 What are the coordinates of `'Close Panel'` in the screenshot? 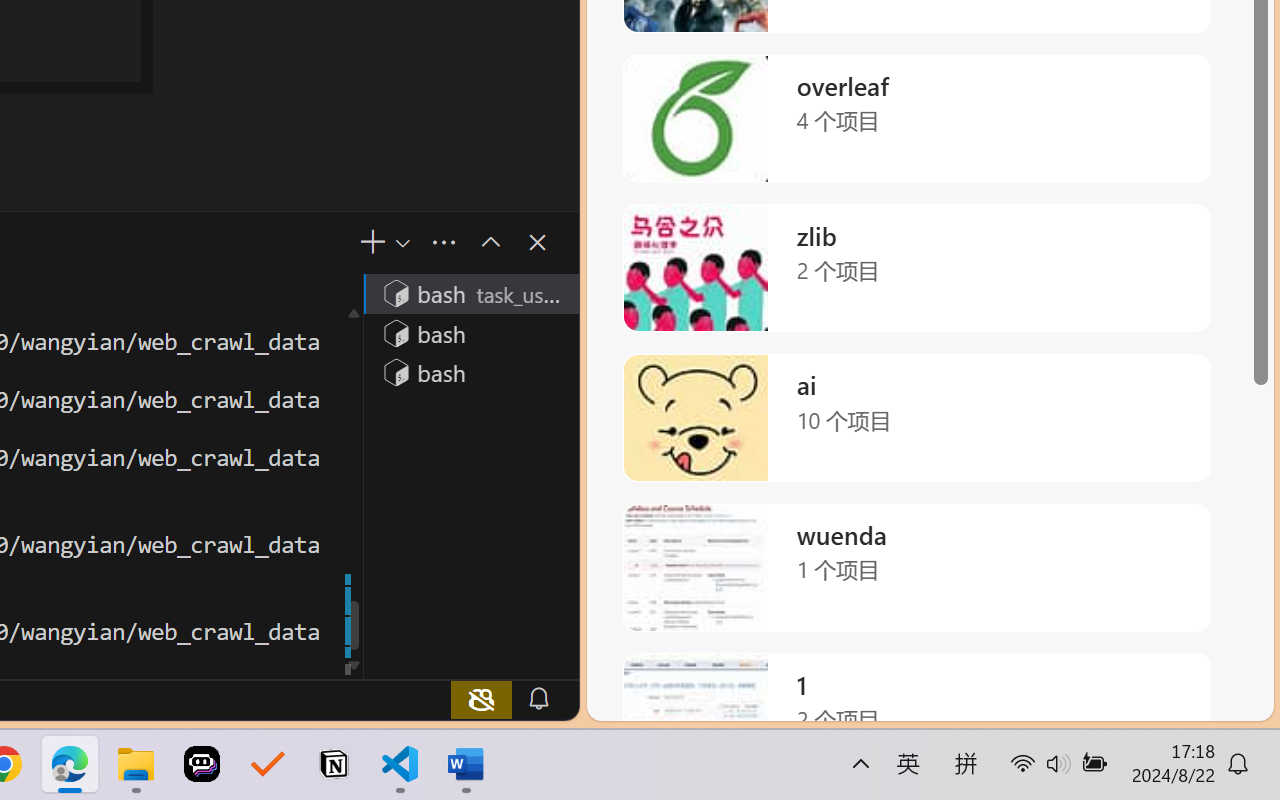 It's located at (536, 241).